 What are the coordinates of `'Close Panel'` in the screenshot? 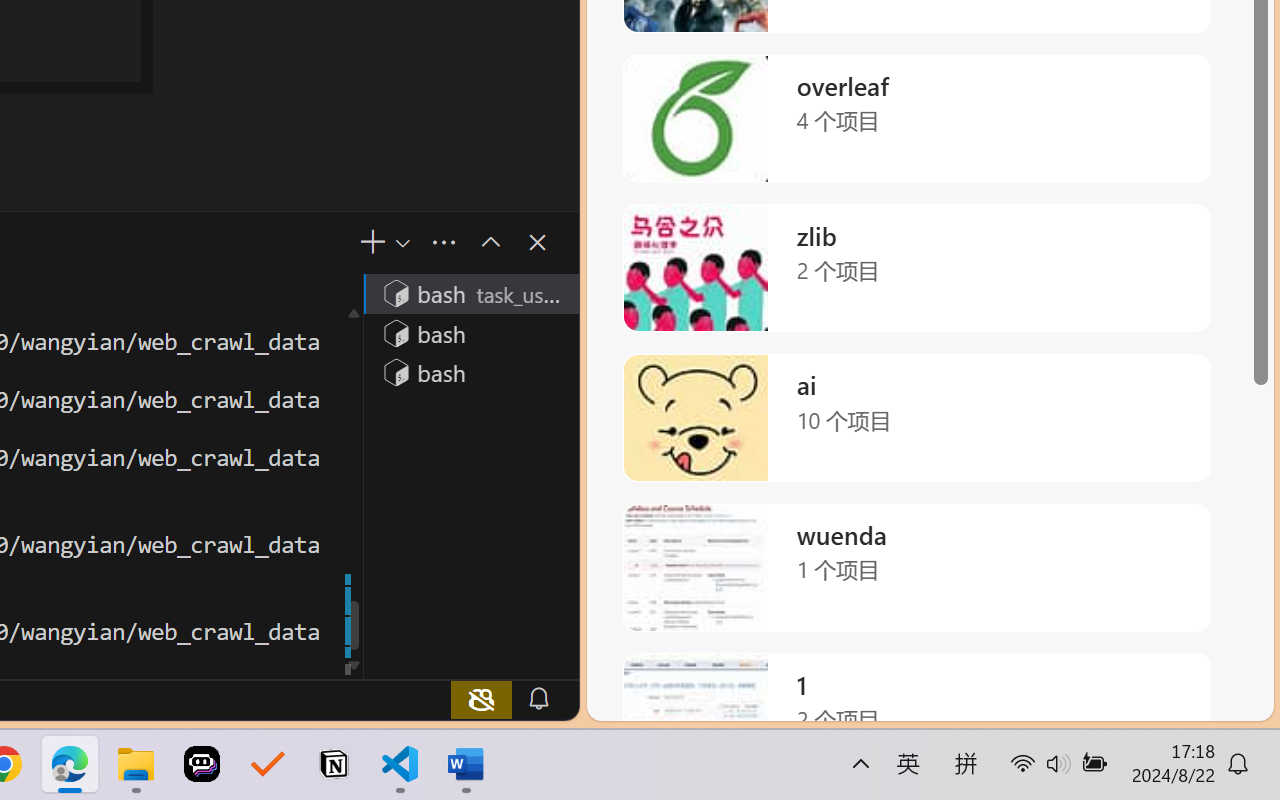 It's located at (536, 241).